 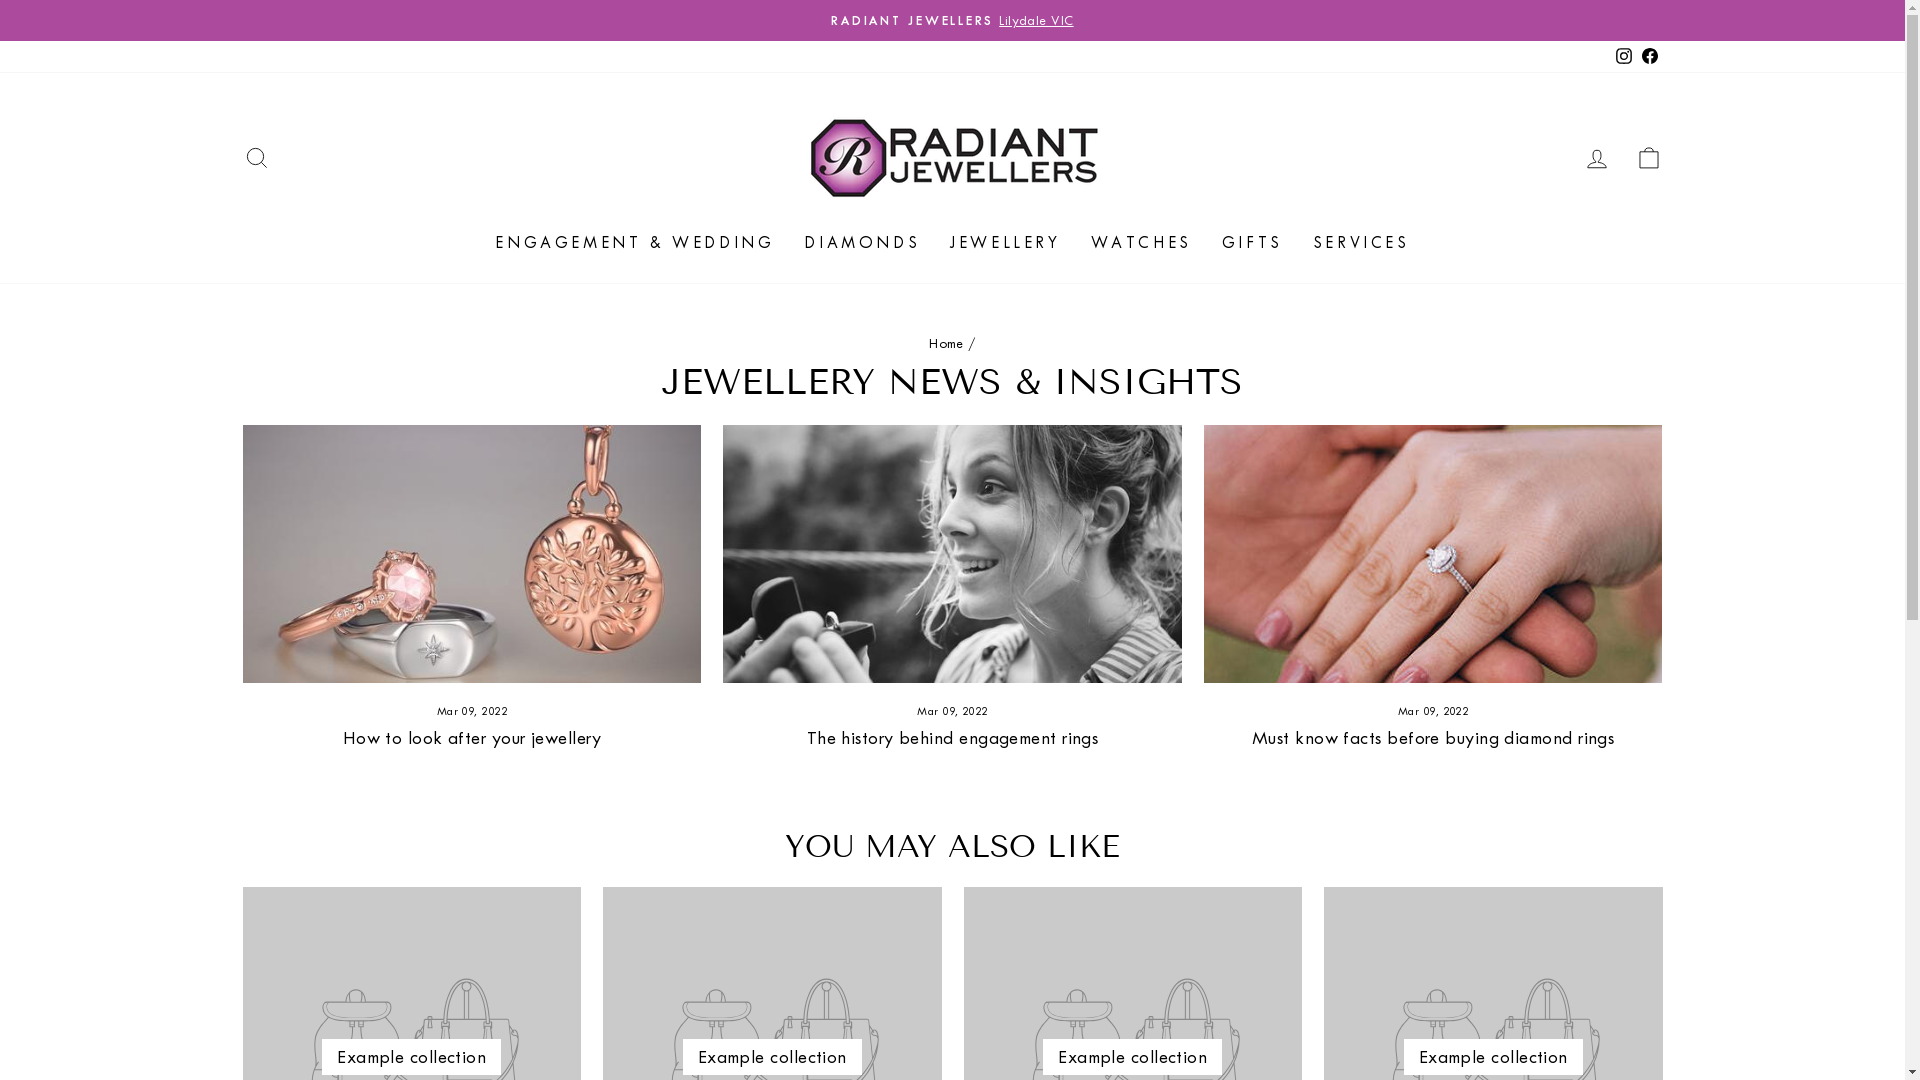 I want to click on 'JEWELLERY', so click(x=1004, y=241).